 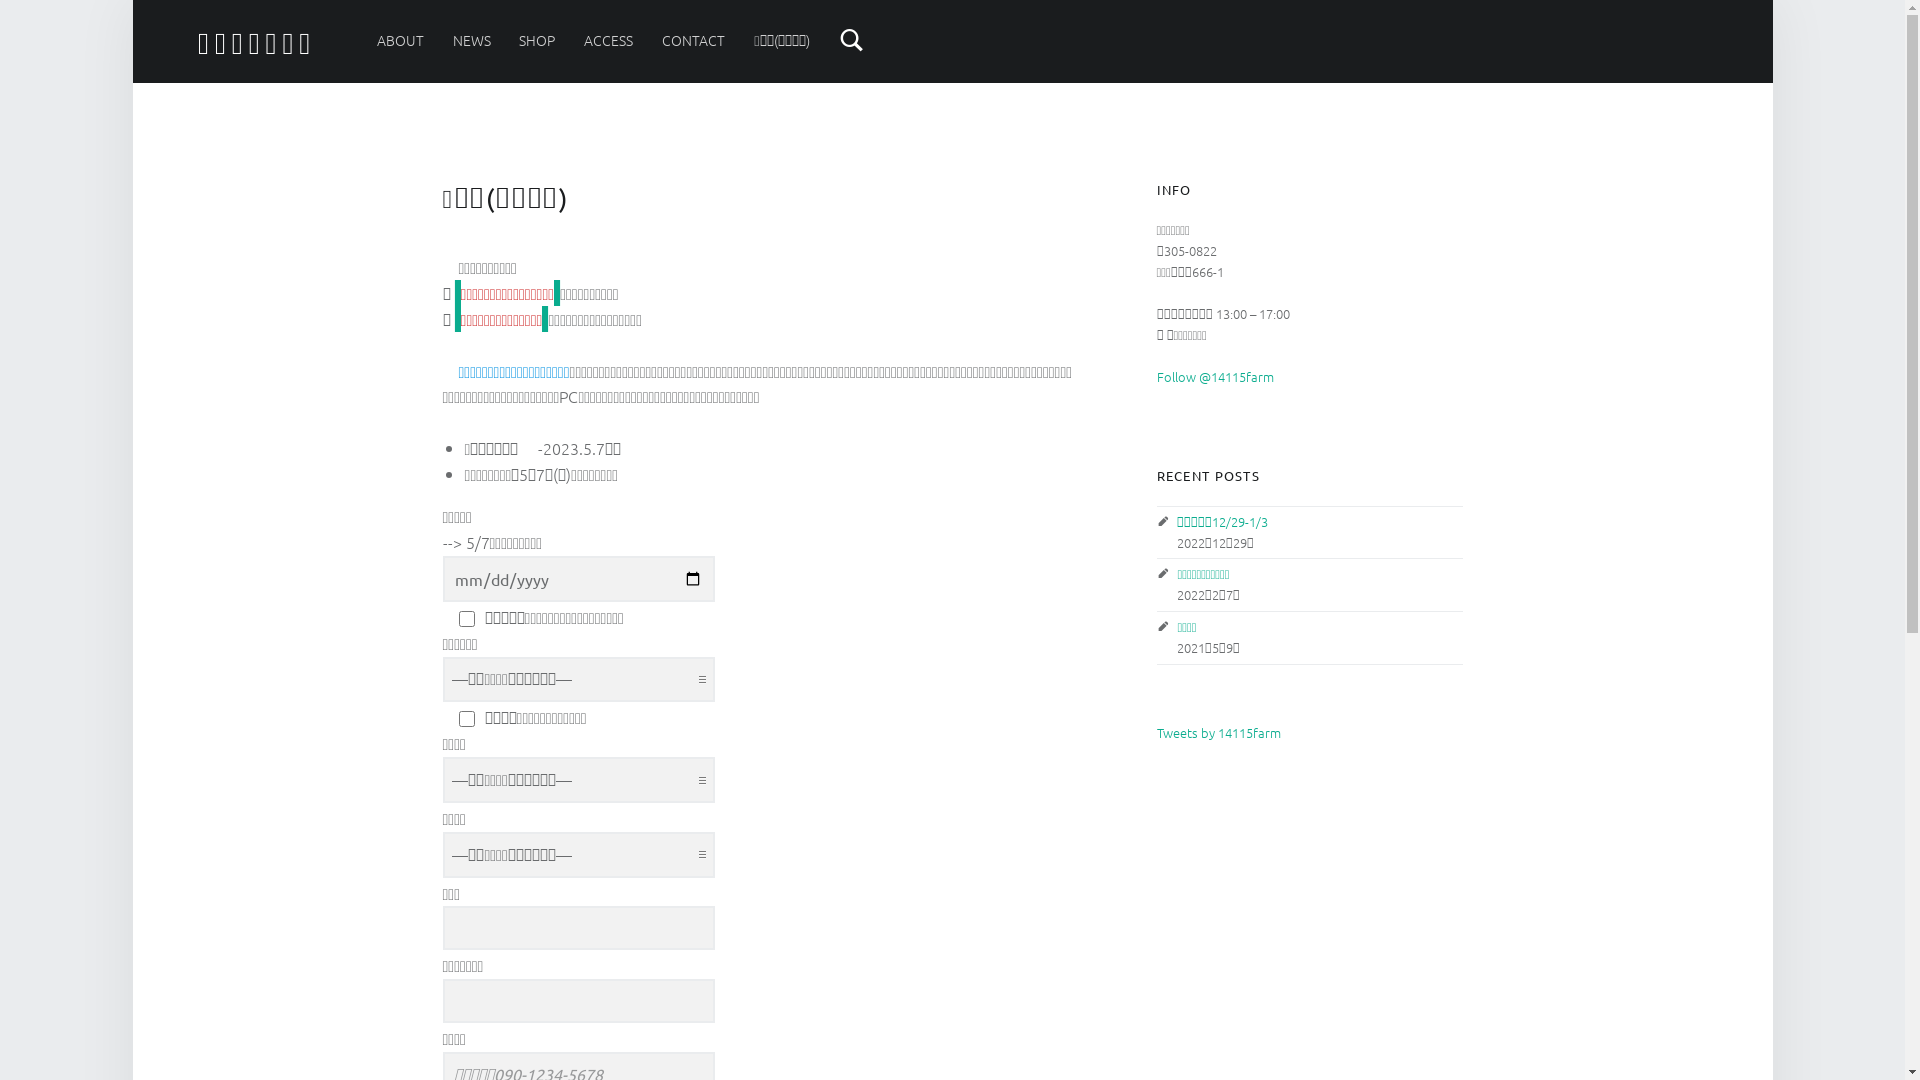 I want to click on 'Follow @14115farm', so click(x=1213, y=376).